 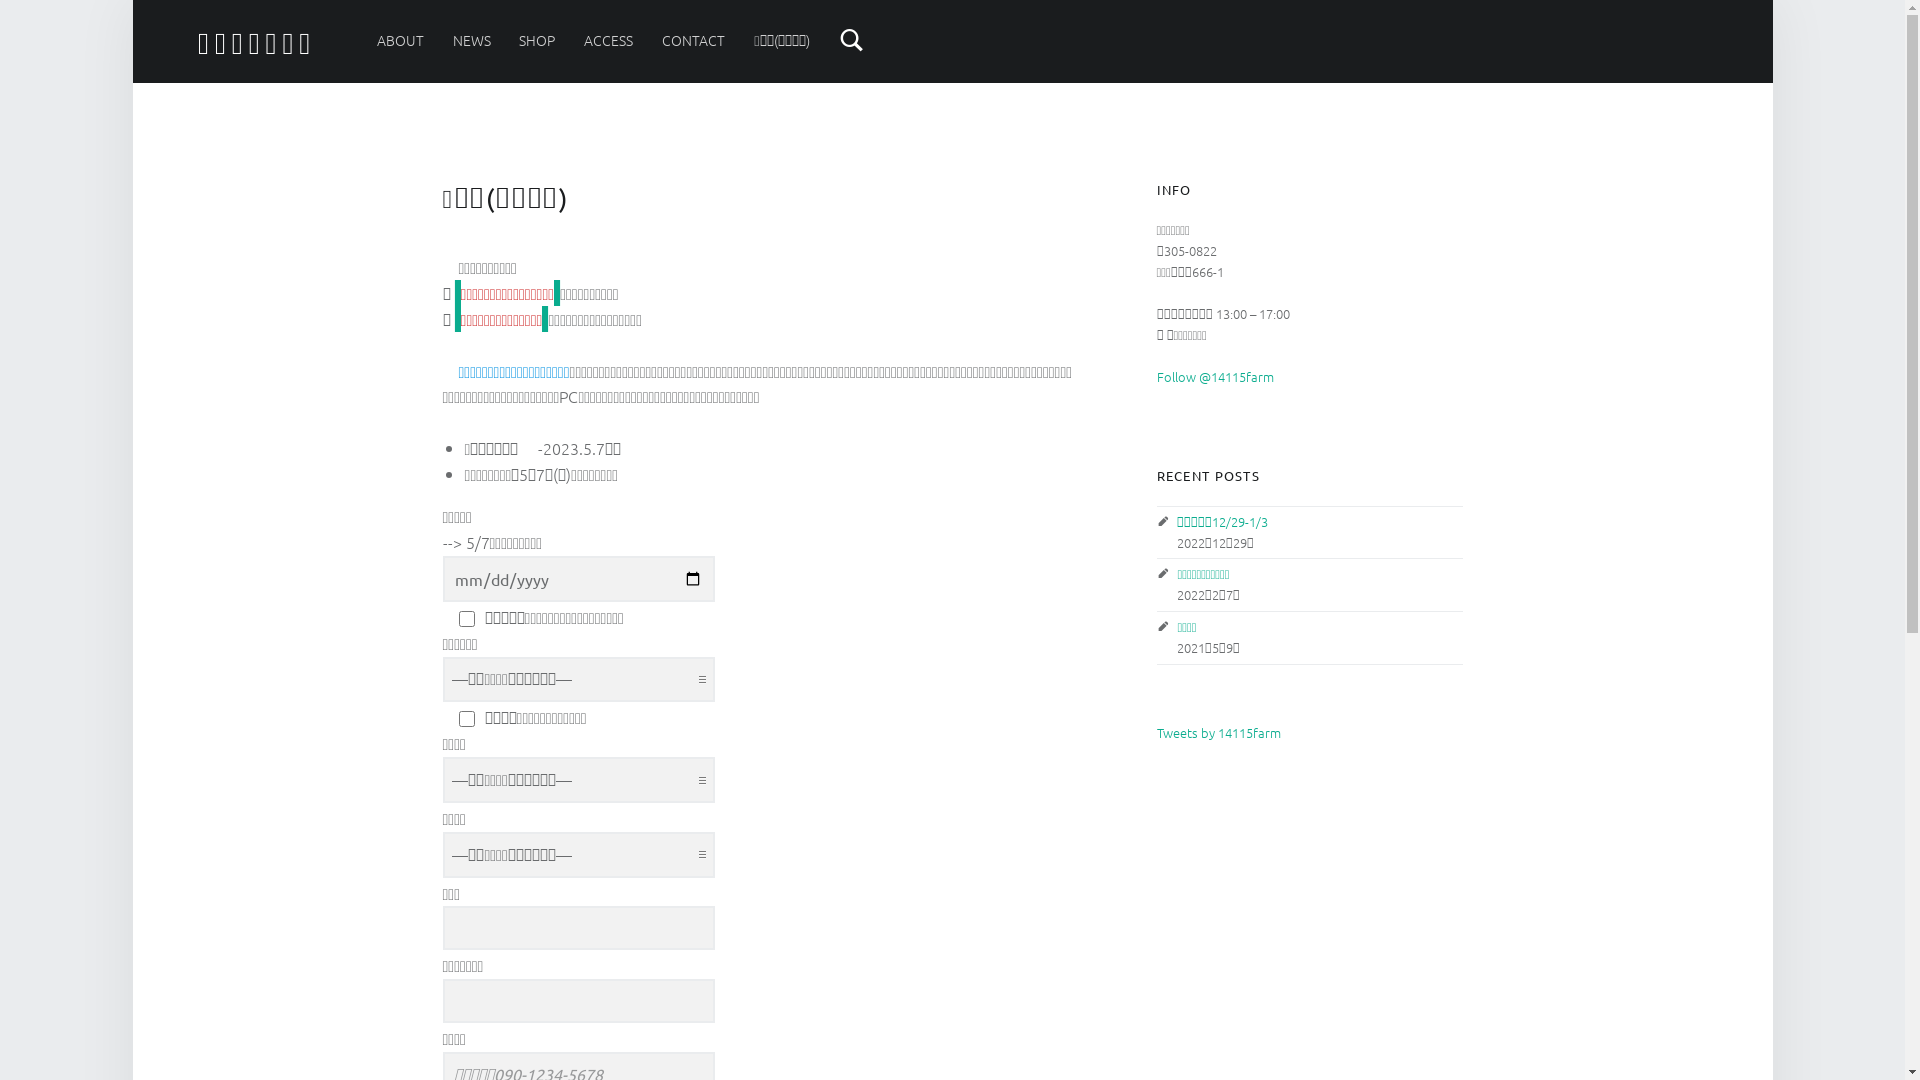 I want to click on 'Follow @14115farm', so click(x=1213, y=376).